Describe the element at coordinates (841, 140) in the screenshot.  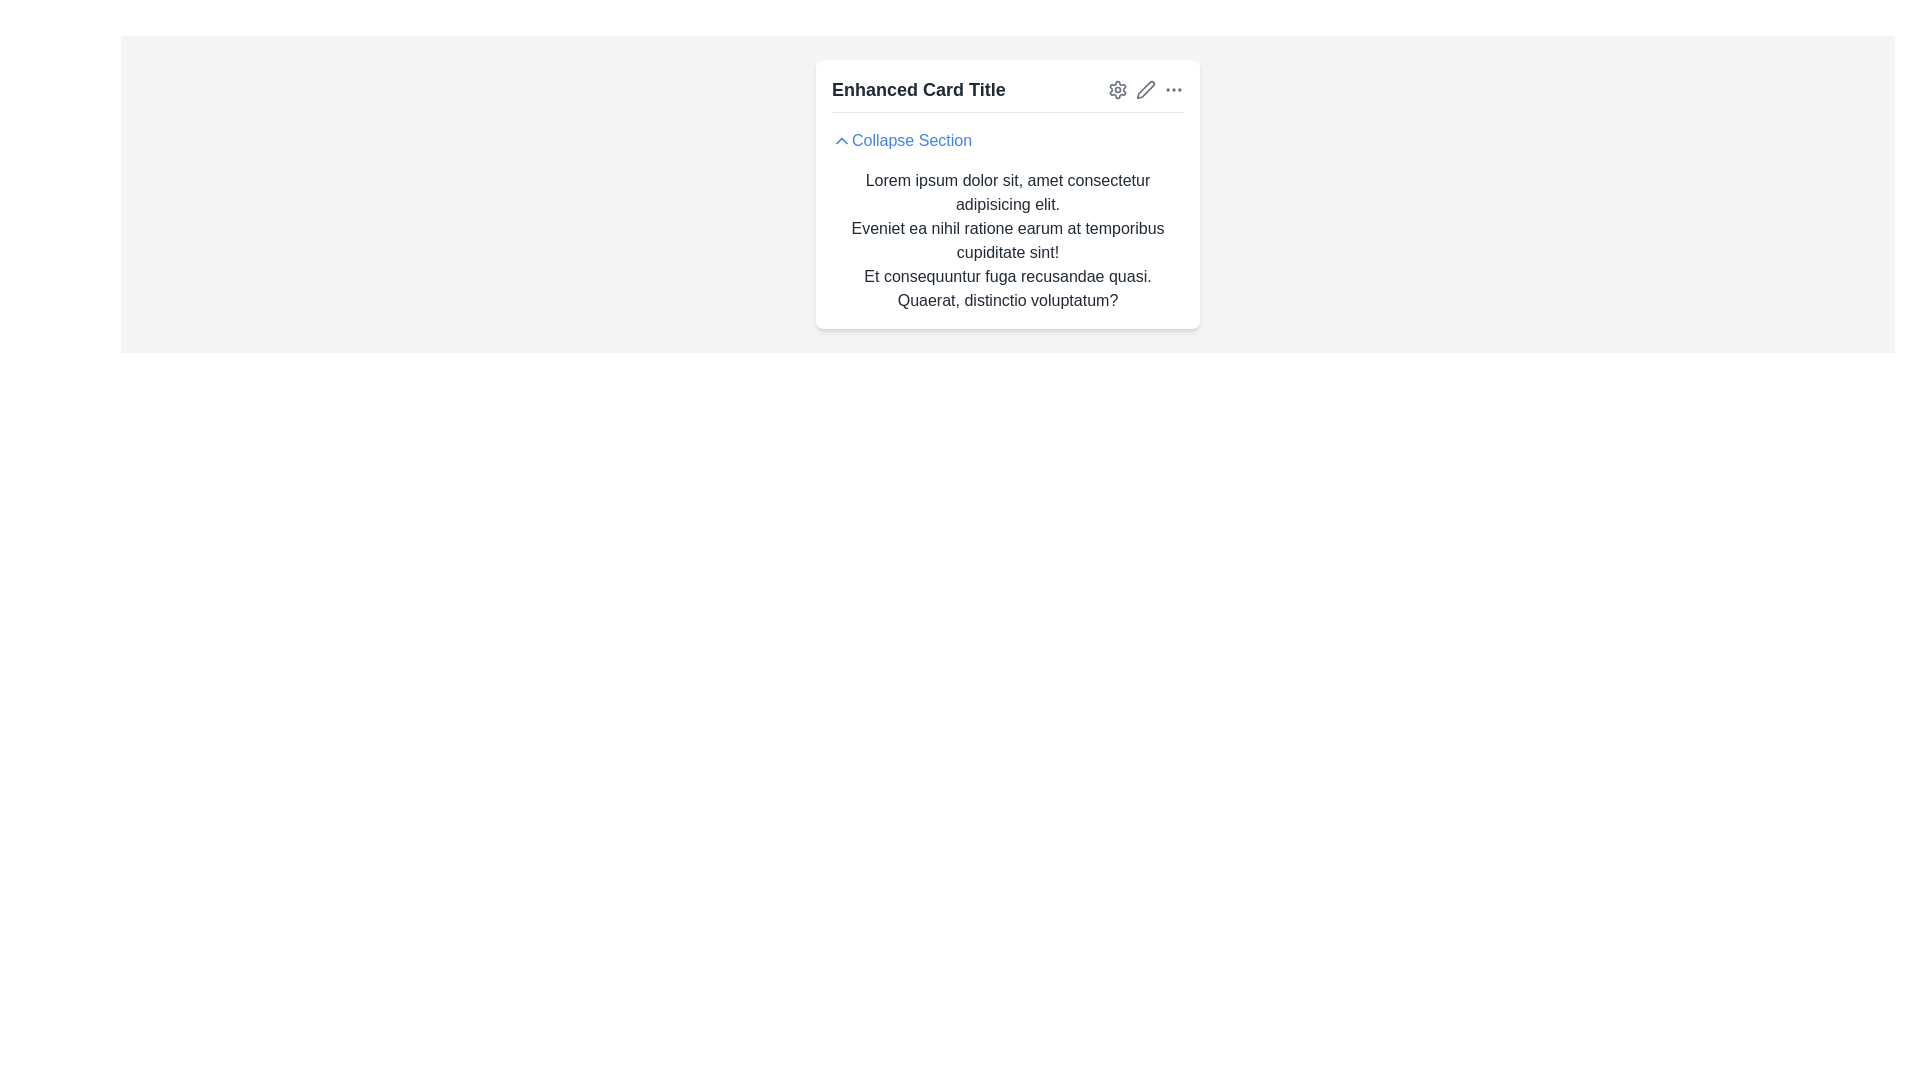
I see `the chevron-up icon located to the left of the 'Collapse Section' text within the 'Enhanced Card Title' area` at that location.